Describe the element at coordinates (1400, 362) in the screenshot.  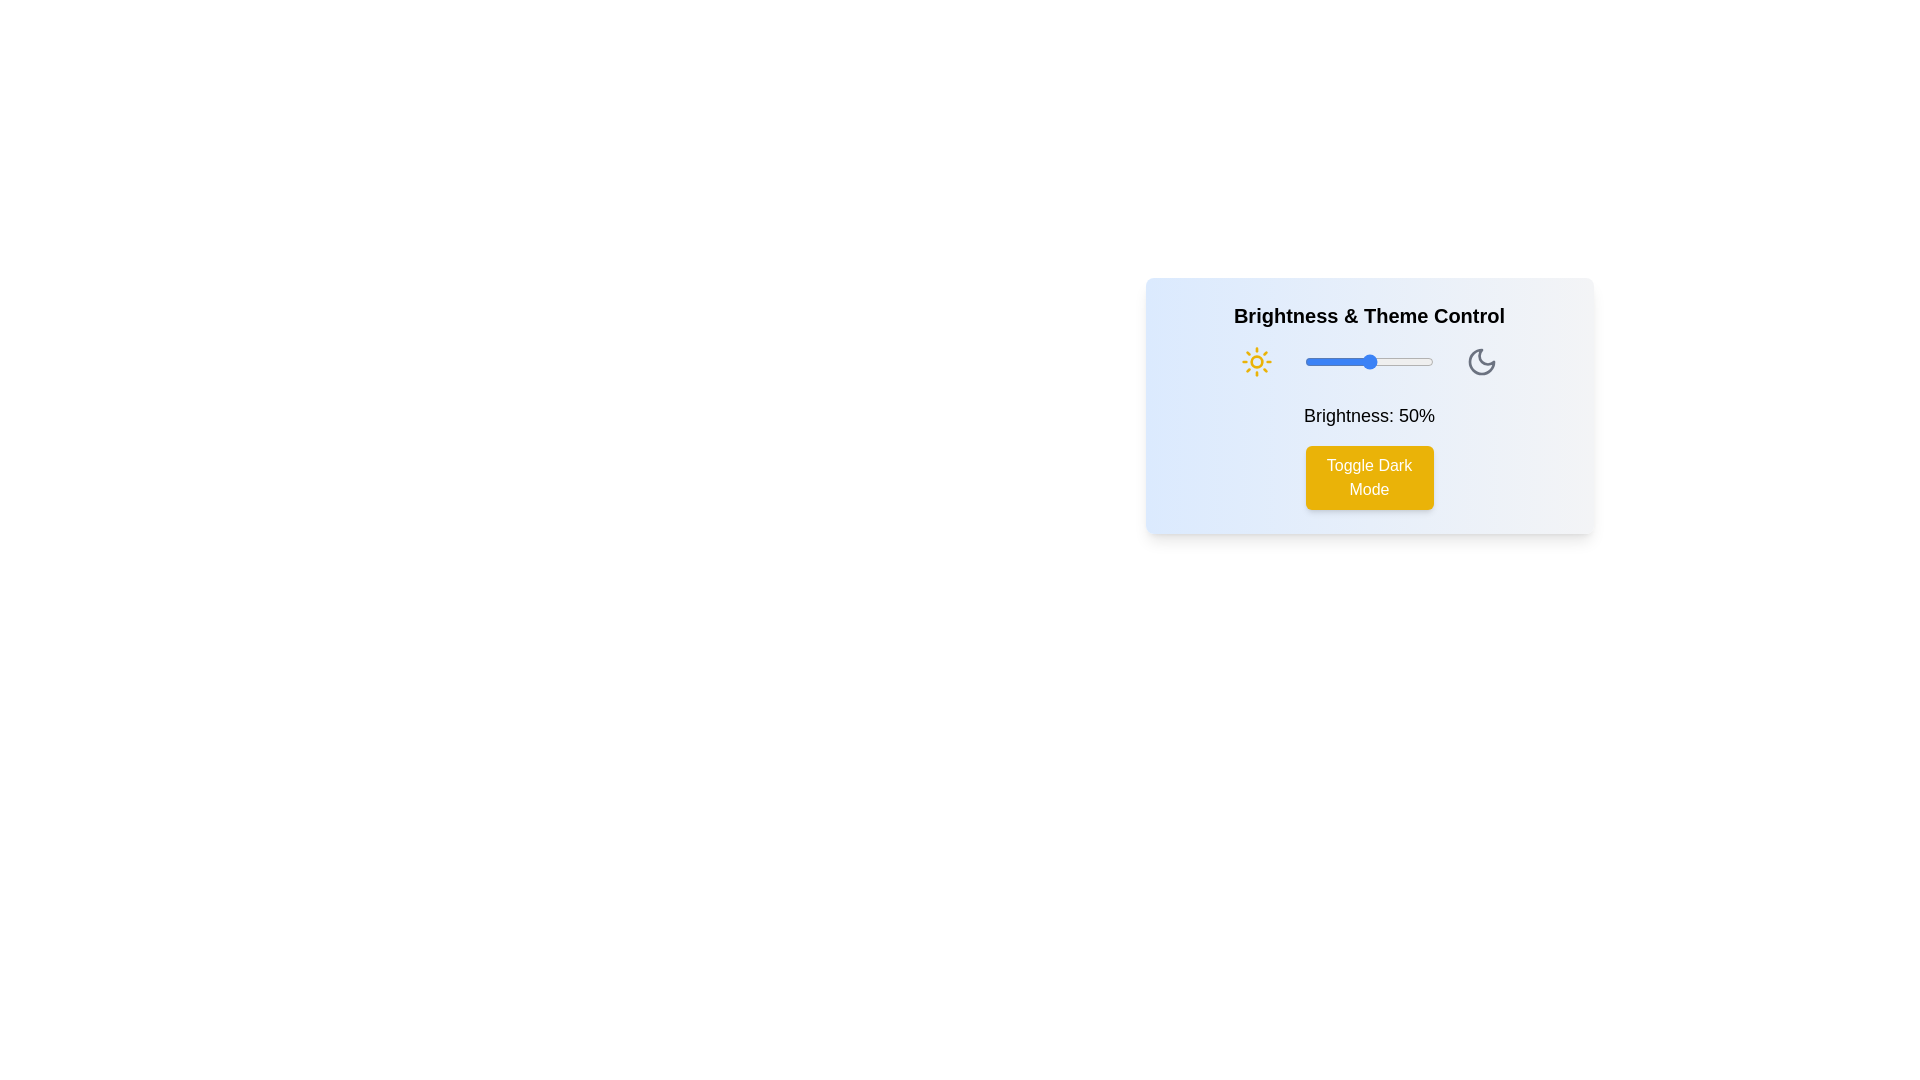
I see `the brightness level to 75% by dragging the slider` at that location.